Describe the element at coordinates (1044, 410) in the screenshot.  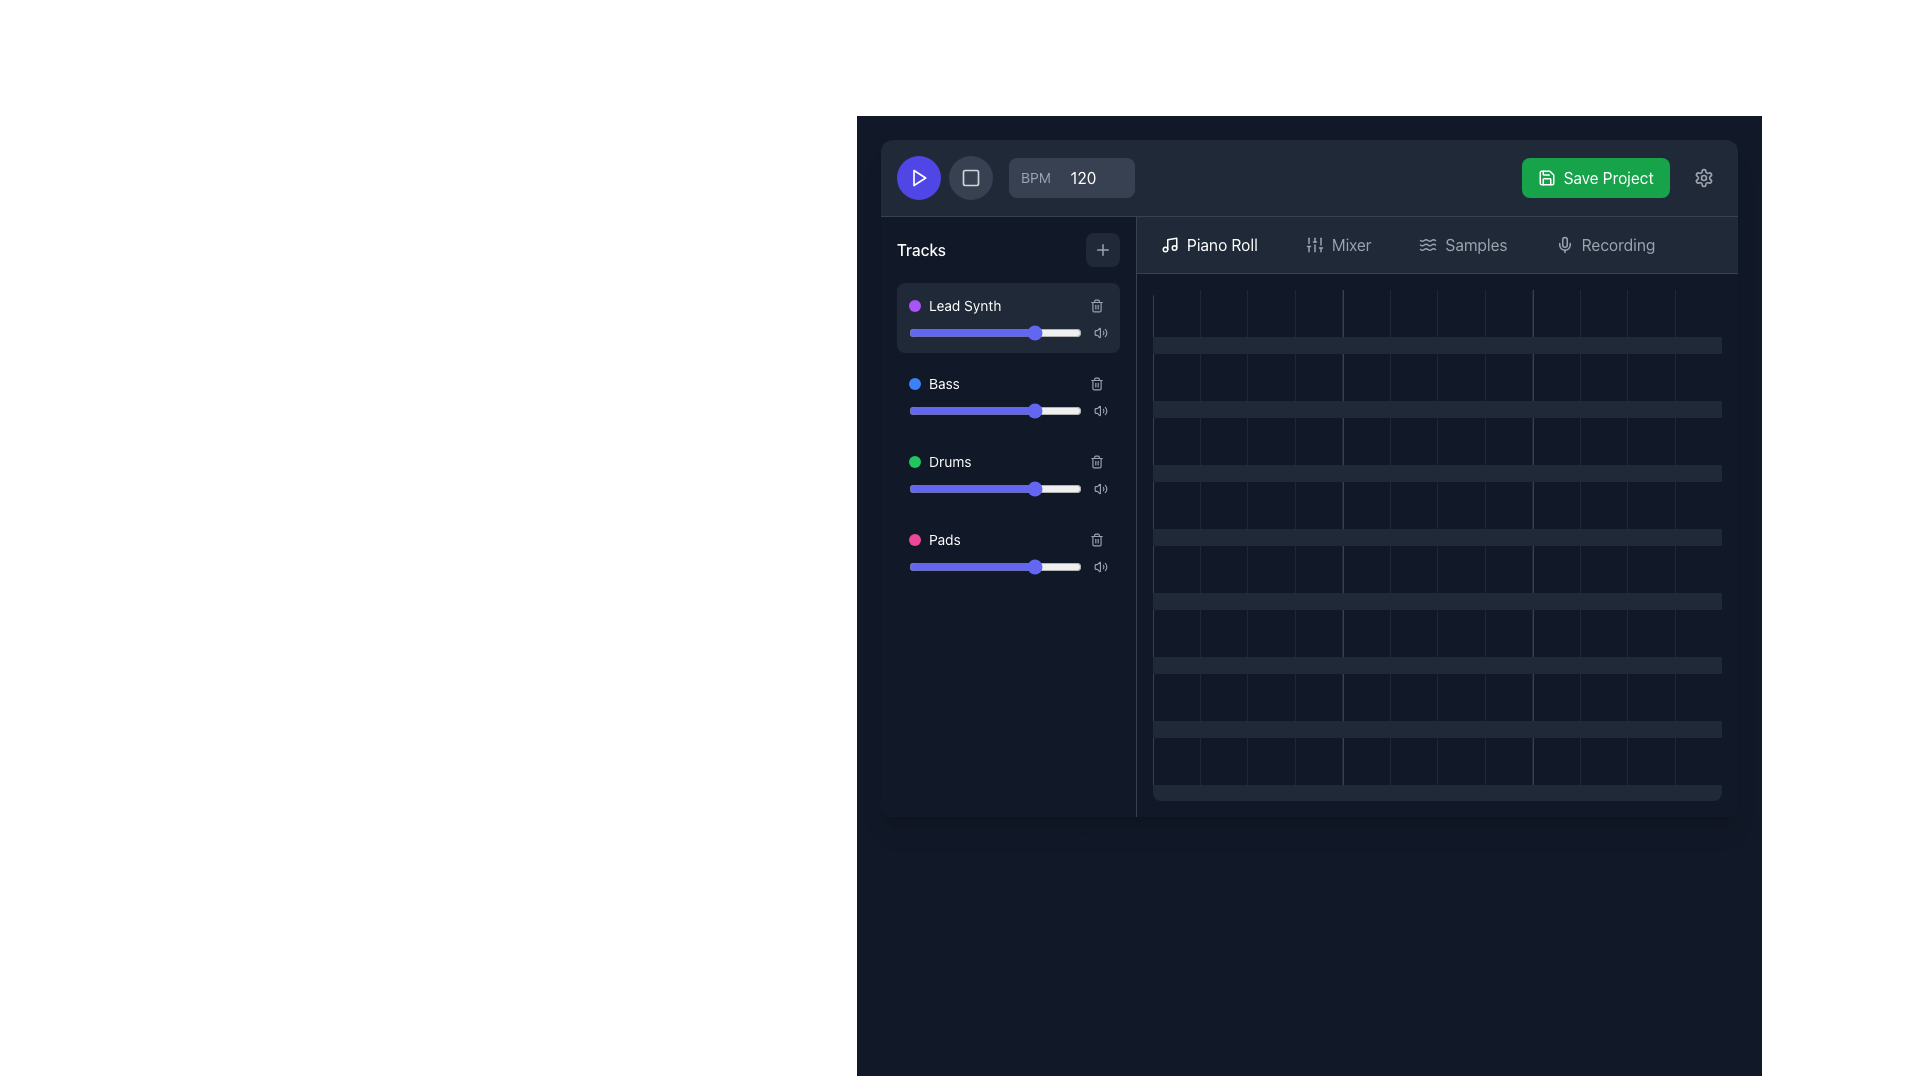
I see `the bass level` at that location.